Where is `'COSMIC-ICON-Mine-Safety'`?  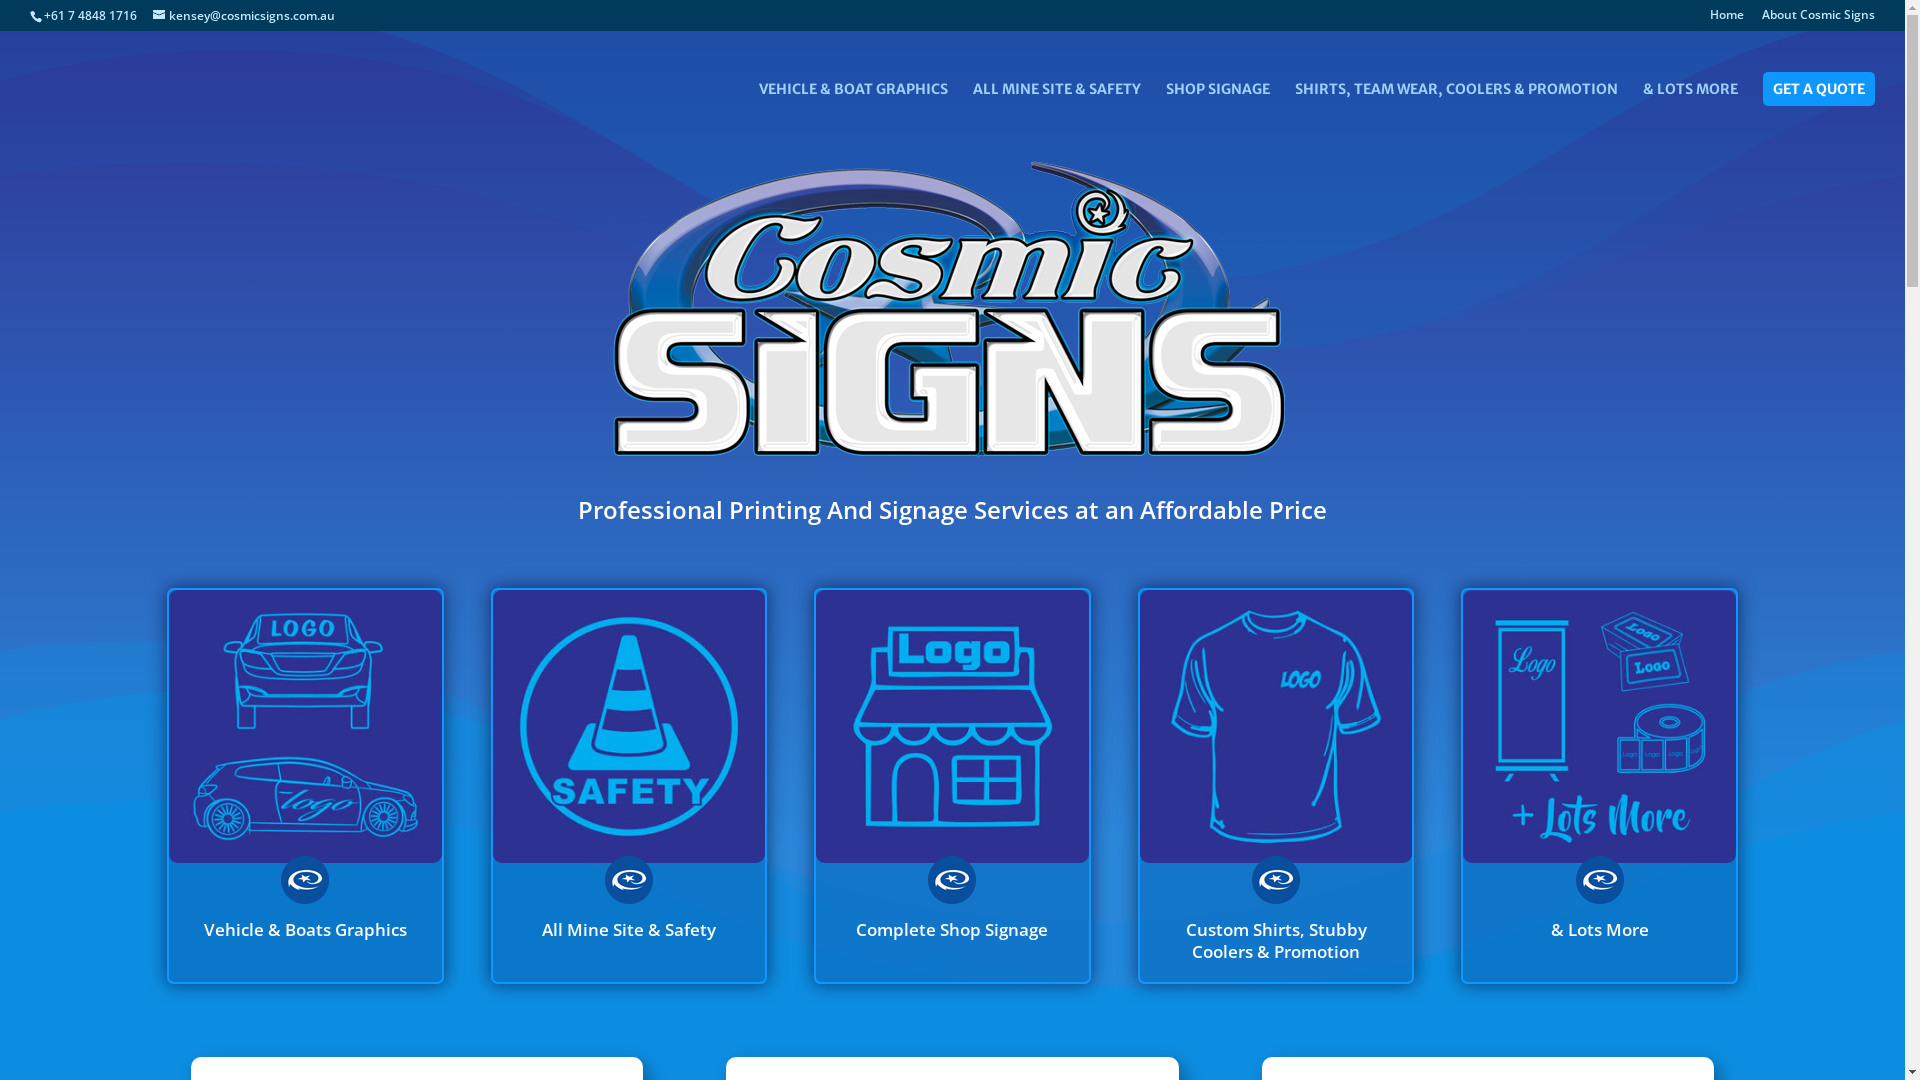 'COSMIC-ICON-Mine-Safety' is located at coordinates (627, 725).